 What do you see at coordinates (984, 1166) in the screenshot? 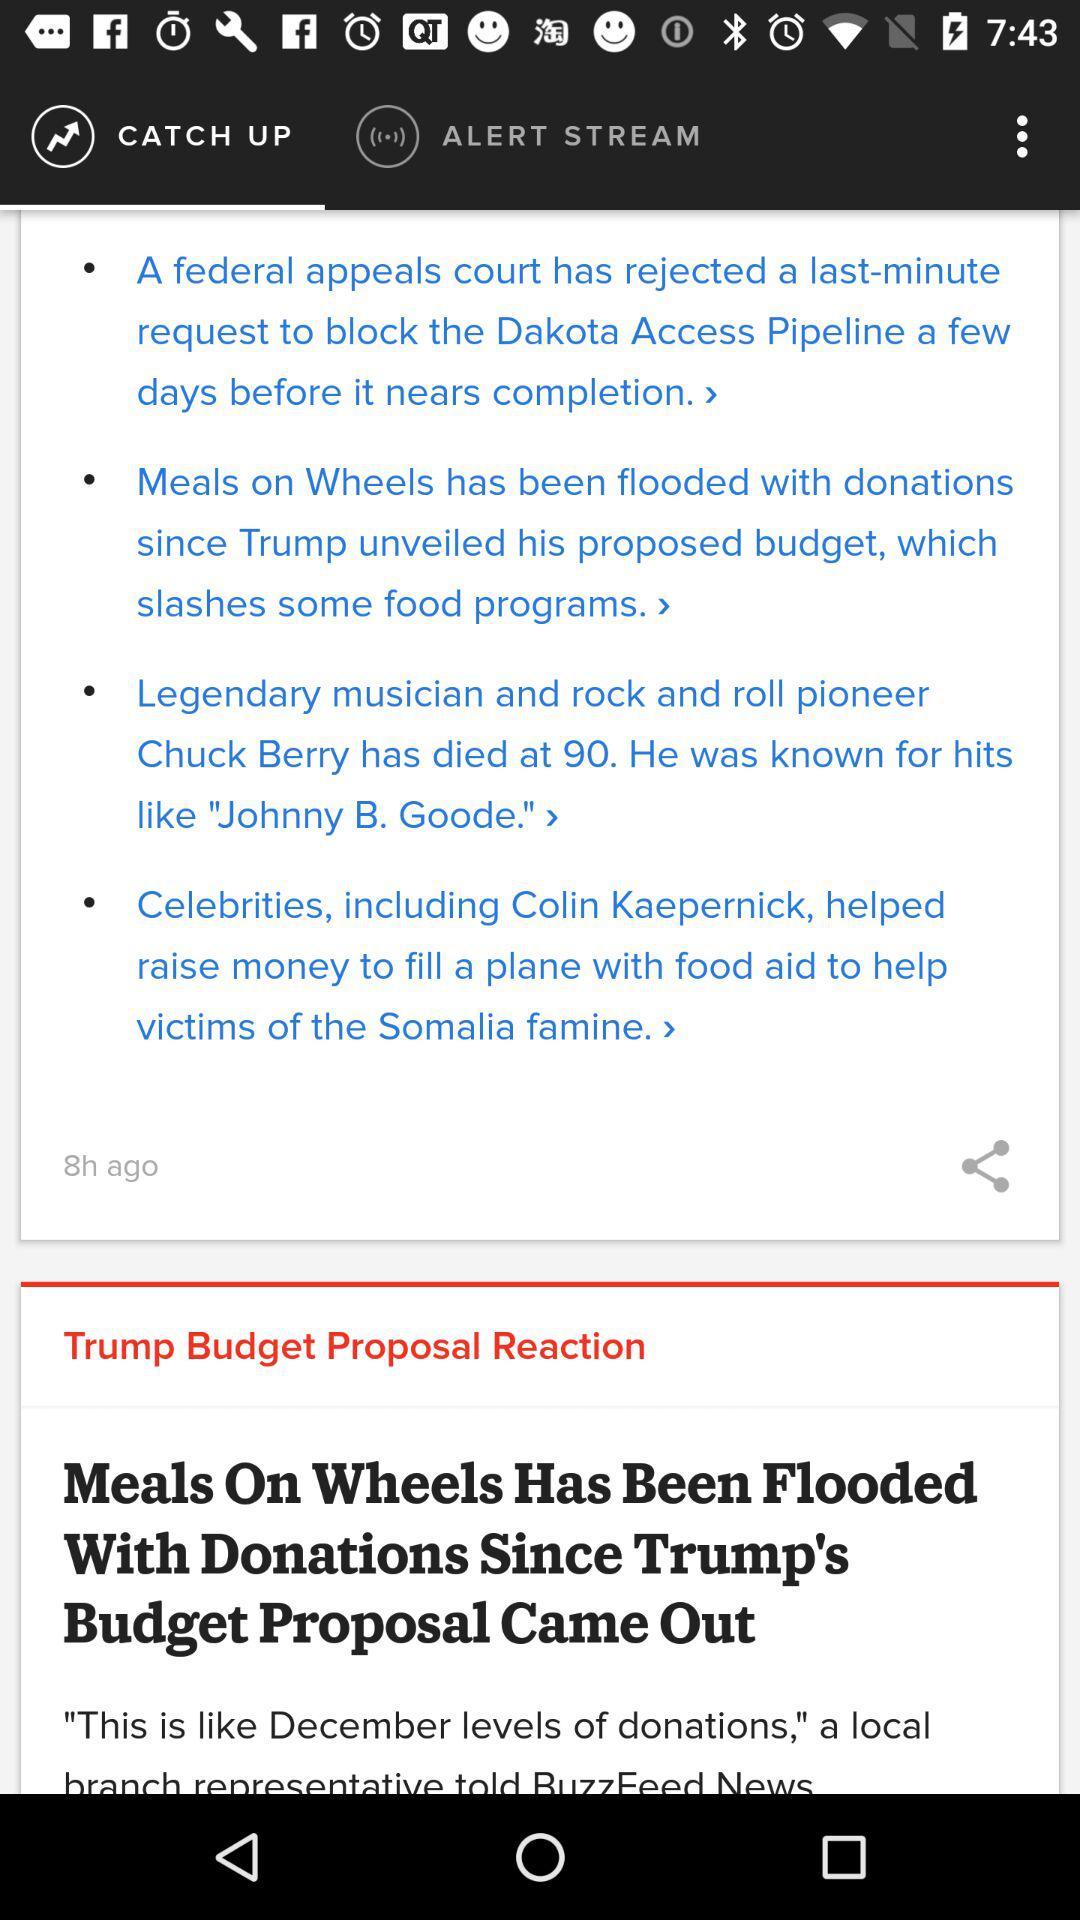
I see `icon on the right` at bounding box center [984, 1166].